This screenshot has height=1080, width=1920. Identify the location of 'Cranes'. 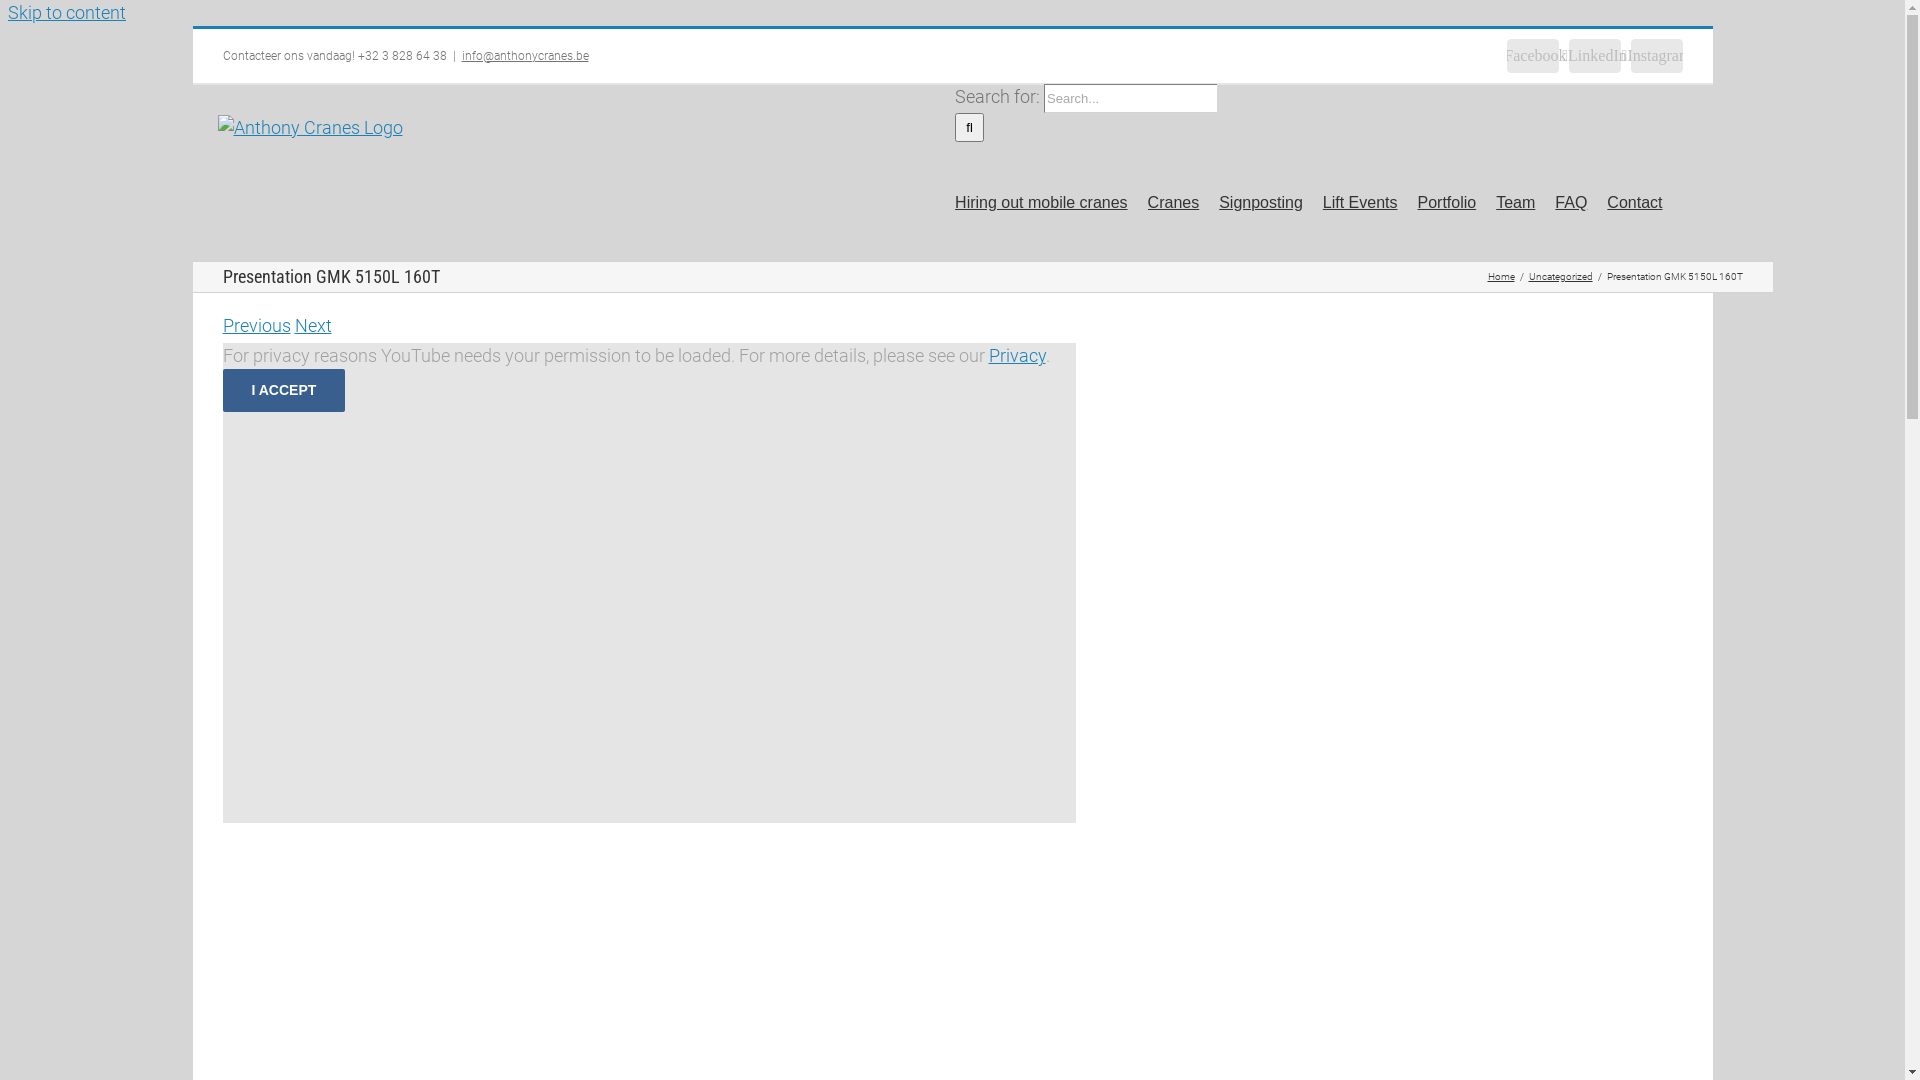
(1174, 201).